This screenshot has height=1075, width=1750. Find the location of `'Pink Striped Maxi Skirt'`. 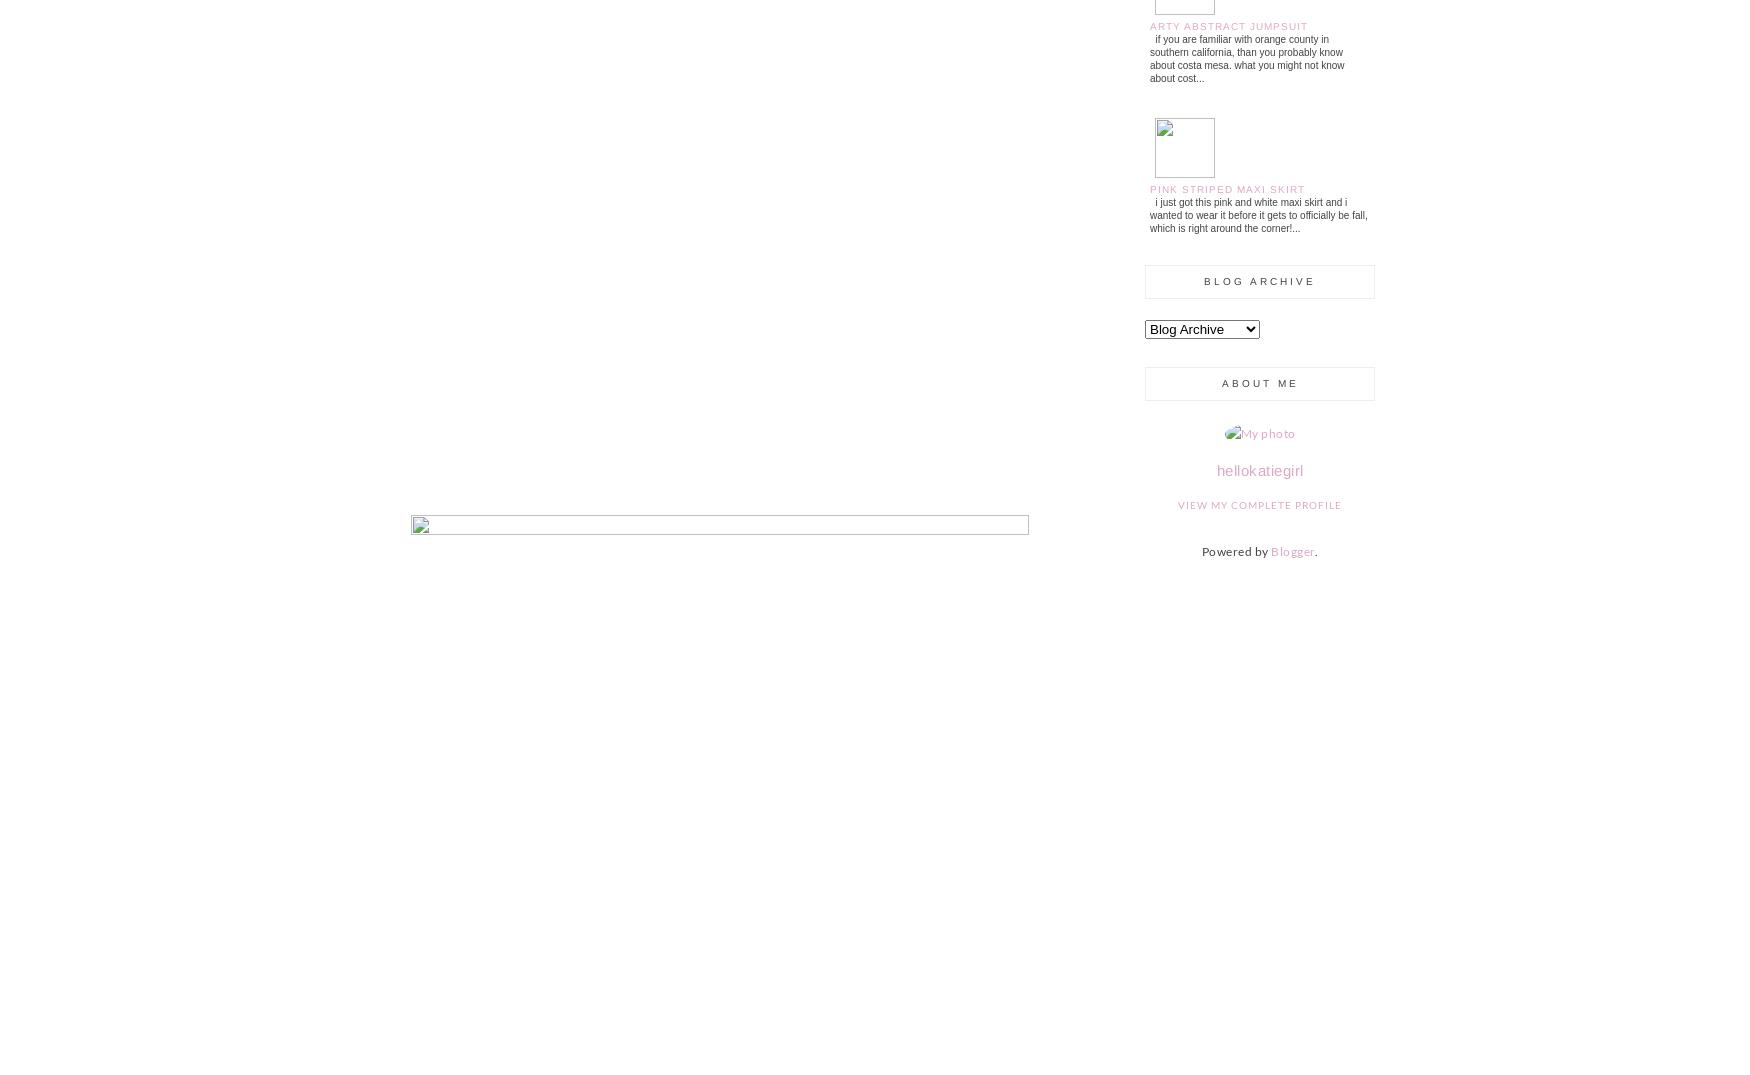

'Pink Striped Maxi Skirt' is located at coordinates (1227, 188).